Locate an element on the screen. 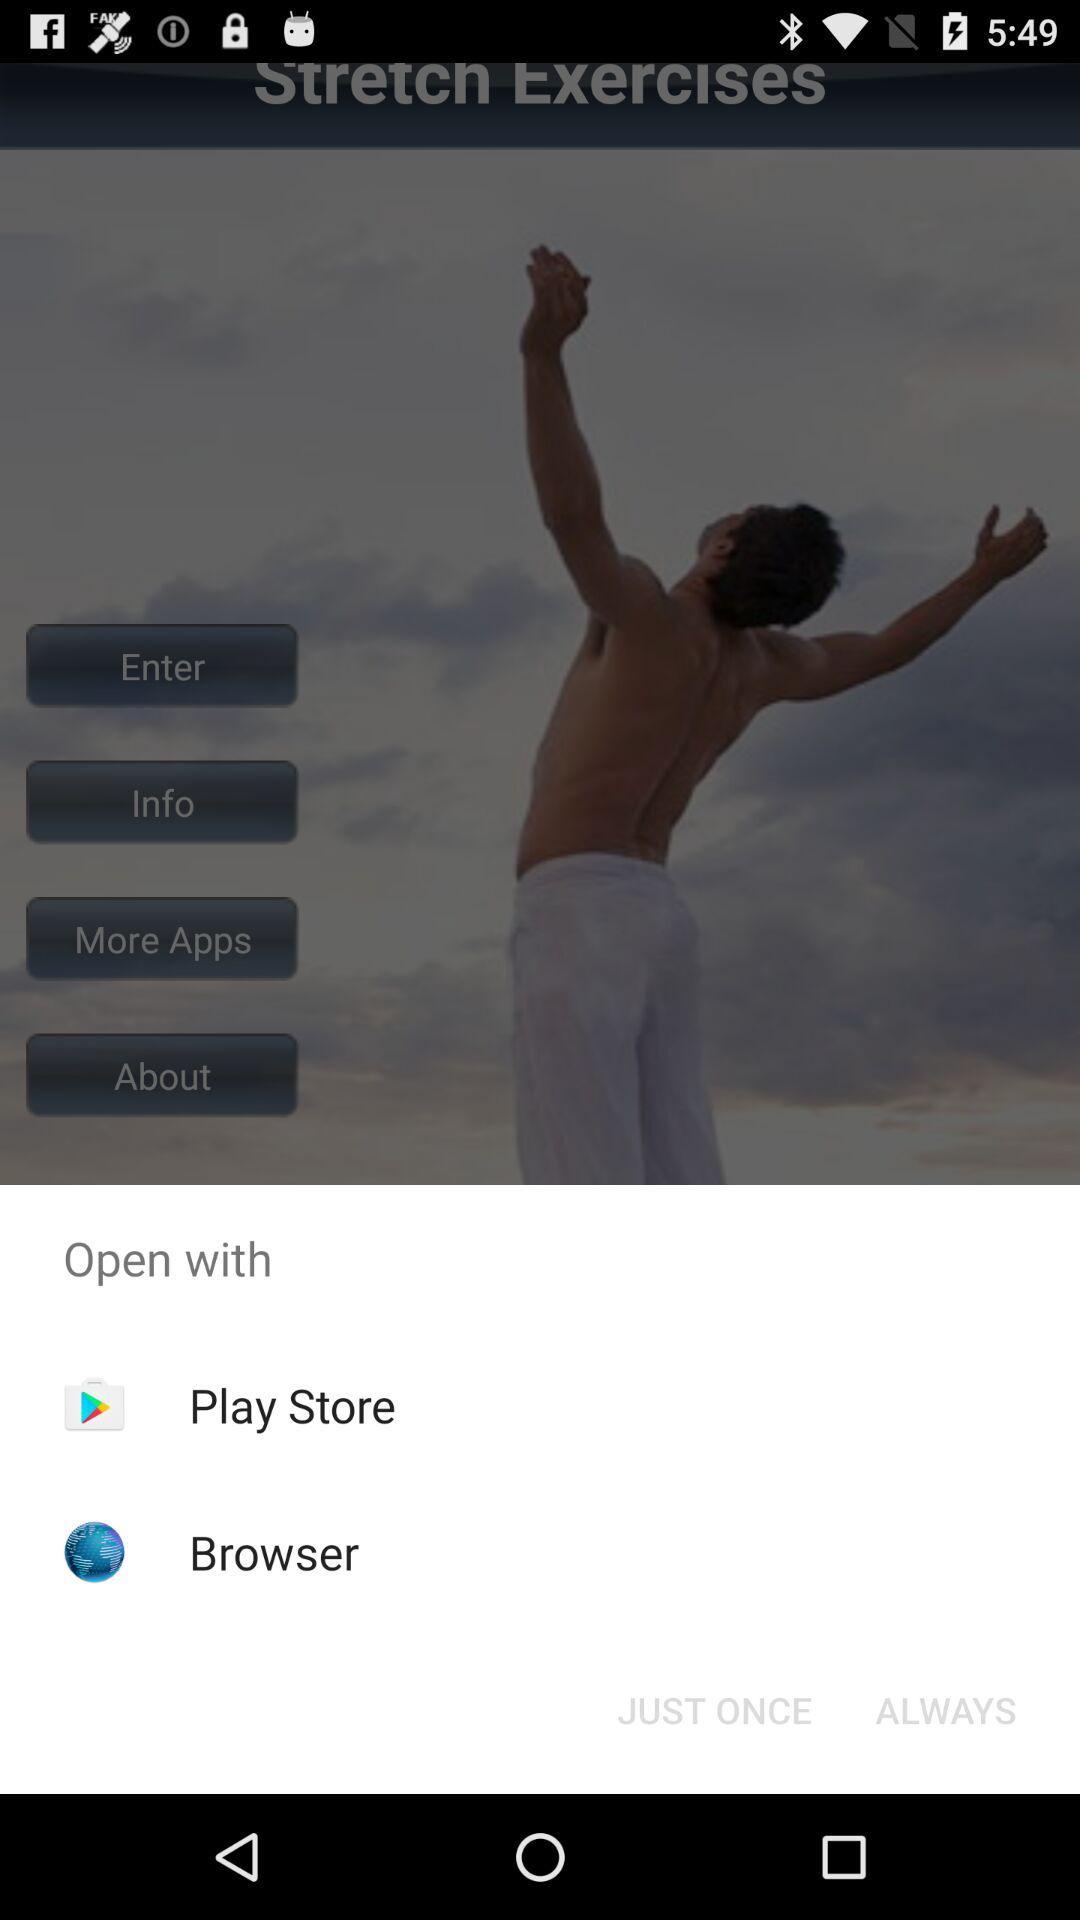  item at the bottom right corner is located at coordinates (945, 1708).